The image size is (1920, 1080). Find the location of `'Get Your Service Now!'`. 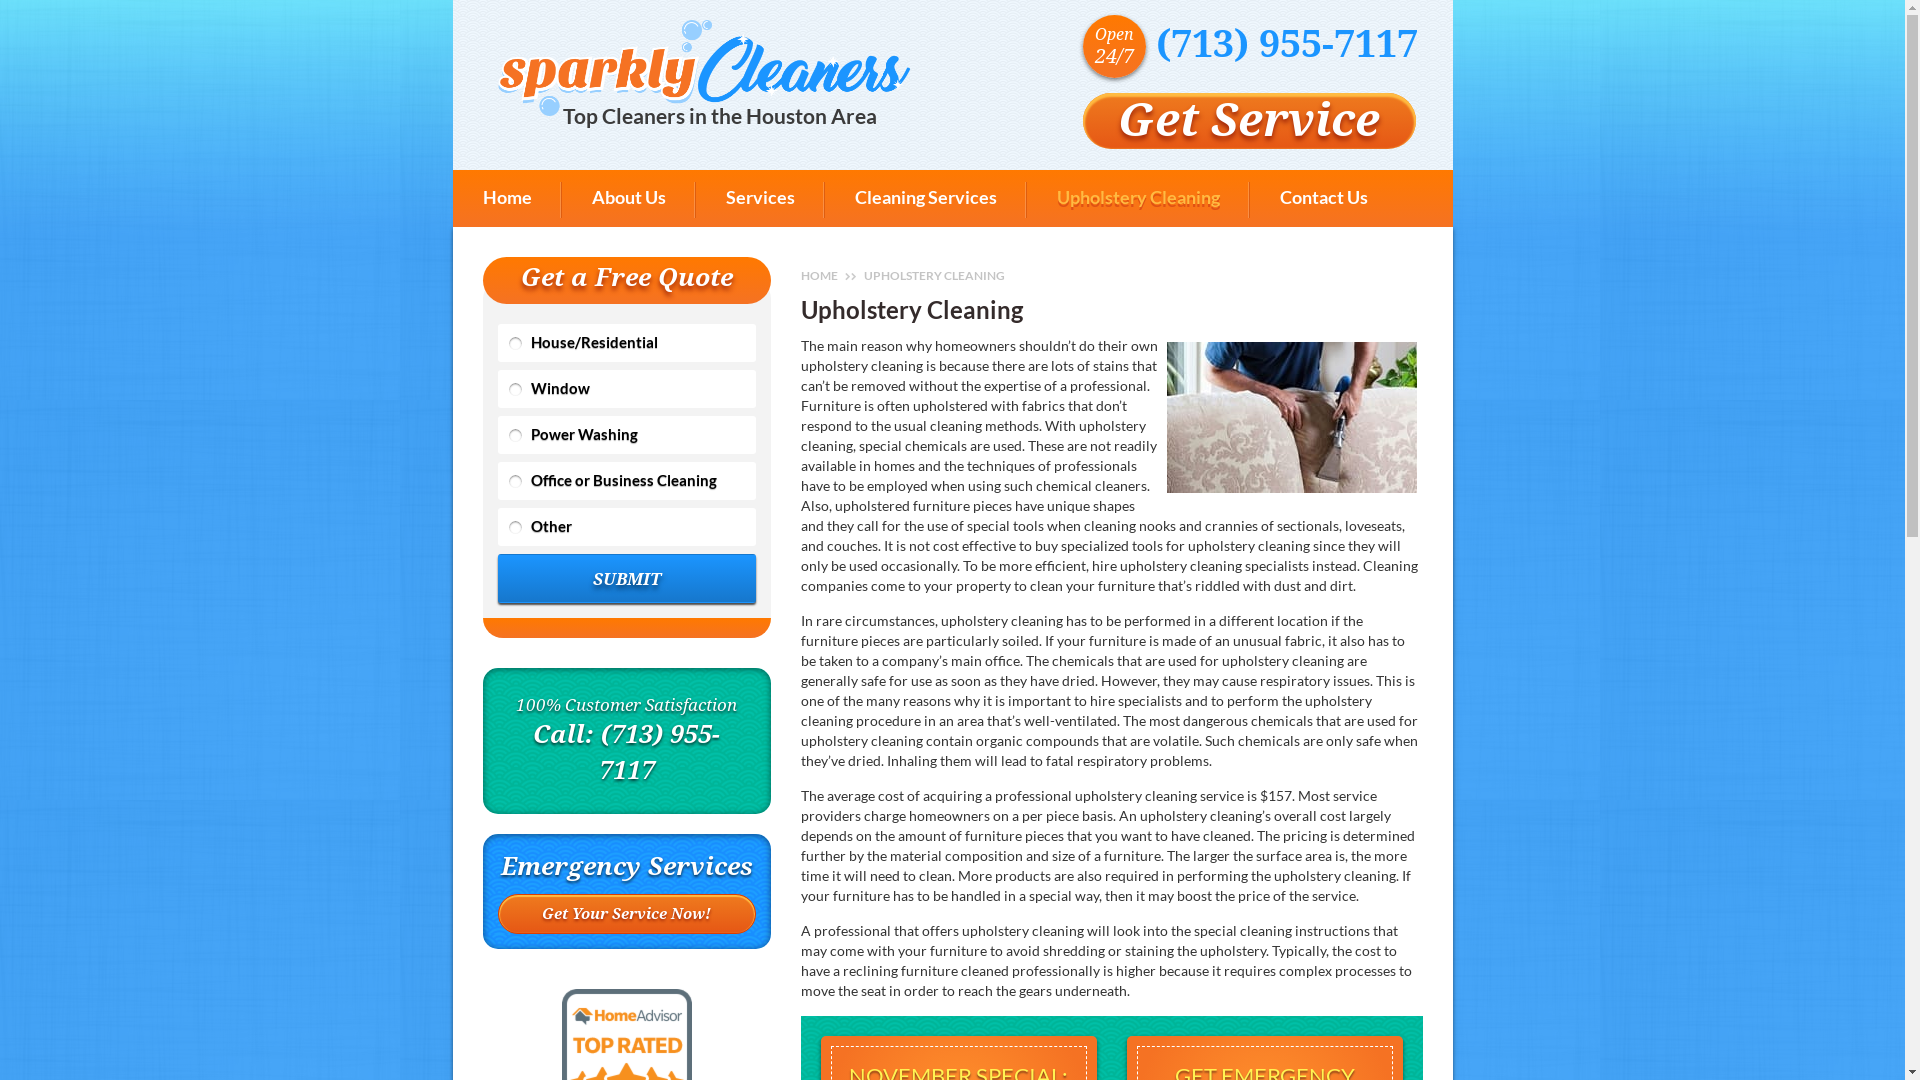

'Get Your Service Now!' is located at coordinates (626, 914).